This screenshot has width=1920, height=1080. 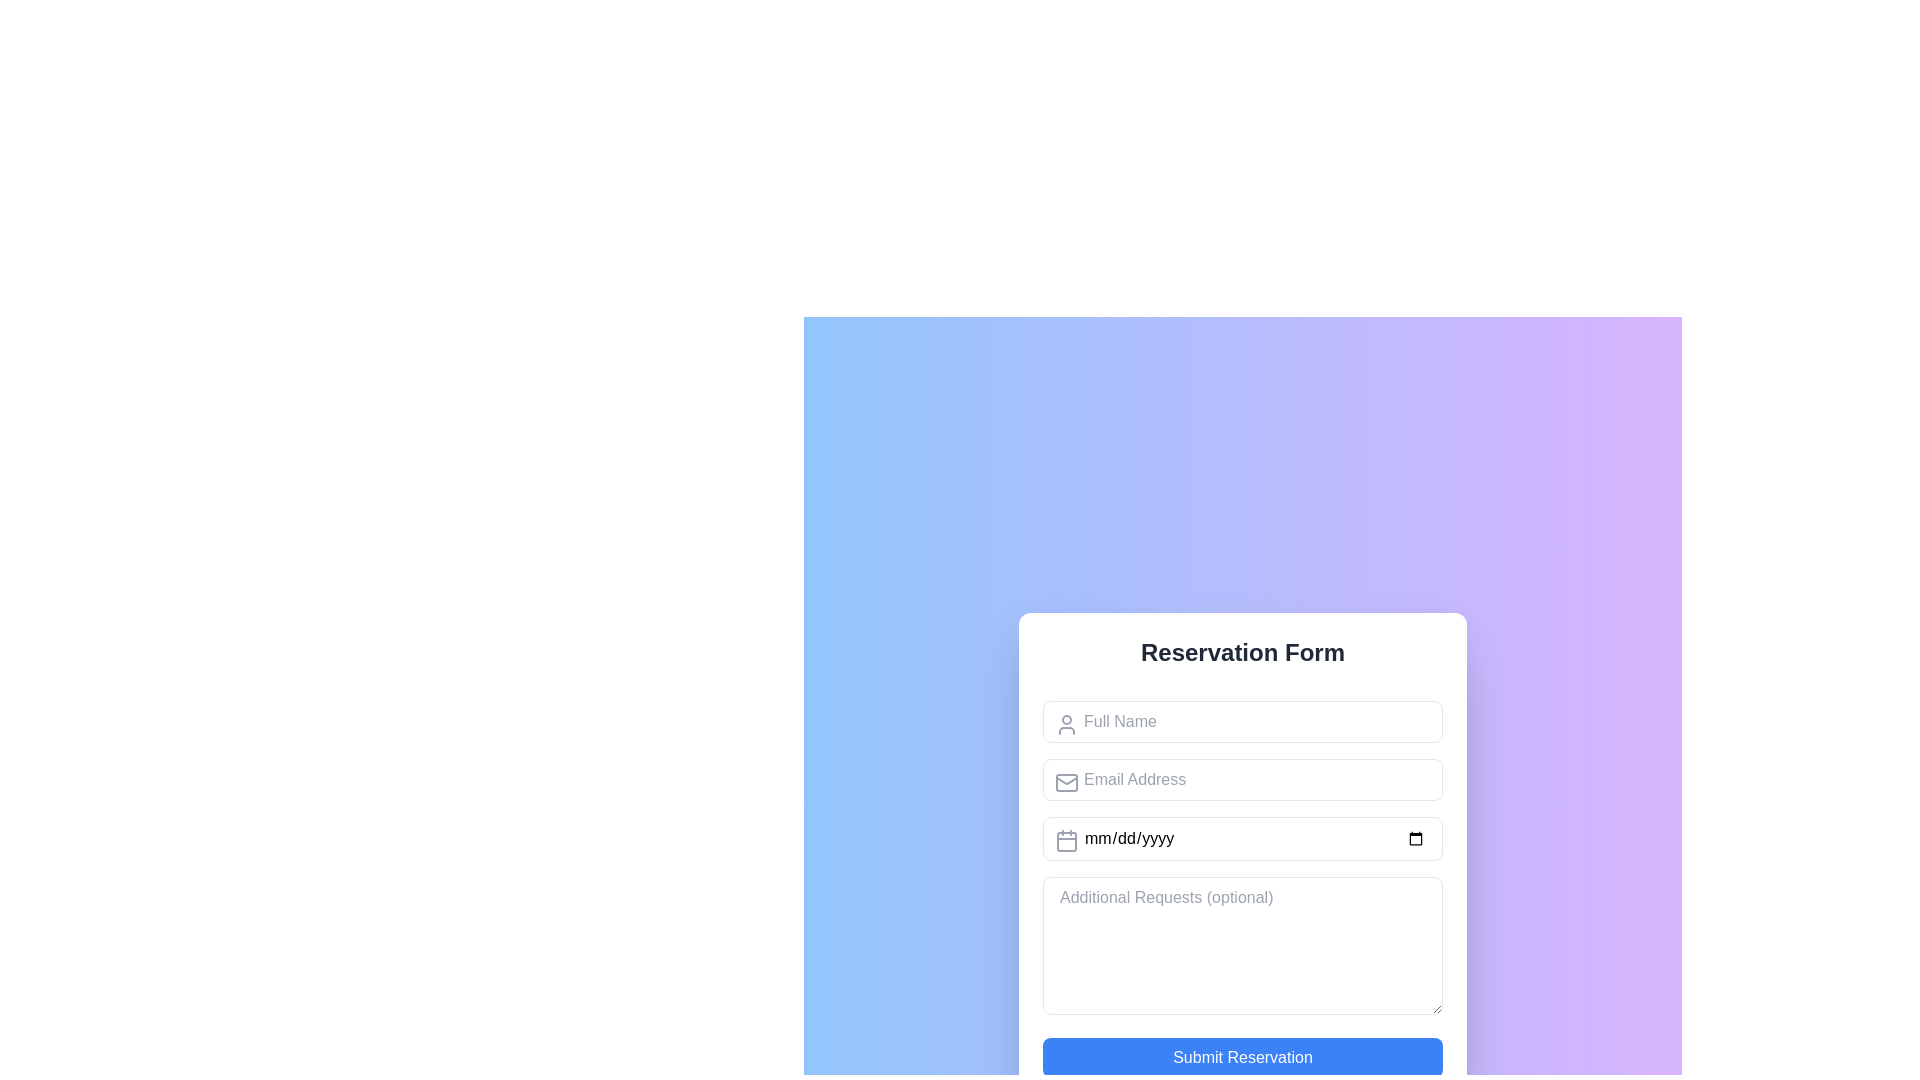 I want to click on the email icon located immediately to the left of the 'Email Address' input field in the reservation form, so click(x=1065, y=781).